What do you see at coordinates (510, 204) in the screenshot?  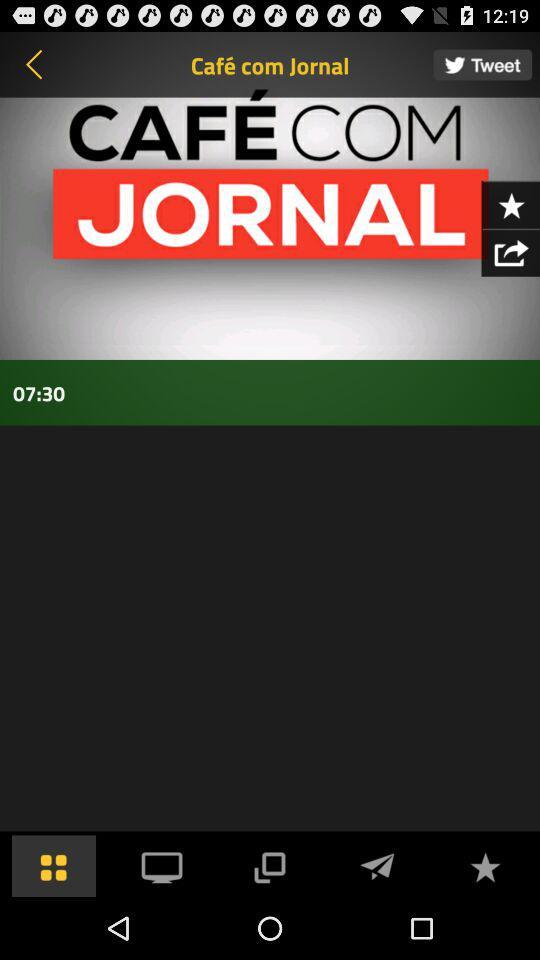 I see `bookmarking logo` at bounding box center [510, 204].